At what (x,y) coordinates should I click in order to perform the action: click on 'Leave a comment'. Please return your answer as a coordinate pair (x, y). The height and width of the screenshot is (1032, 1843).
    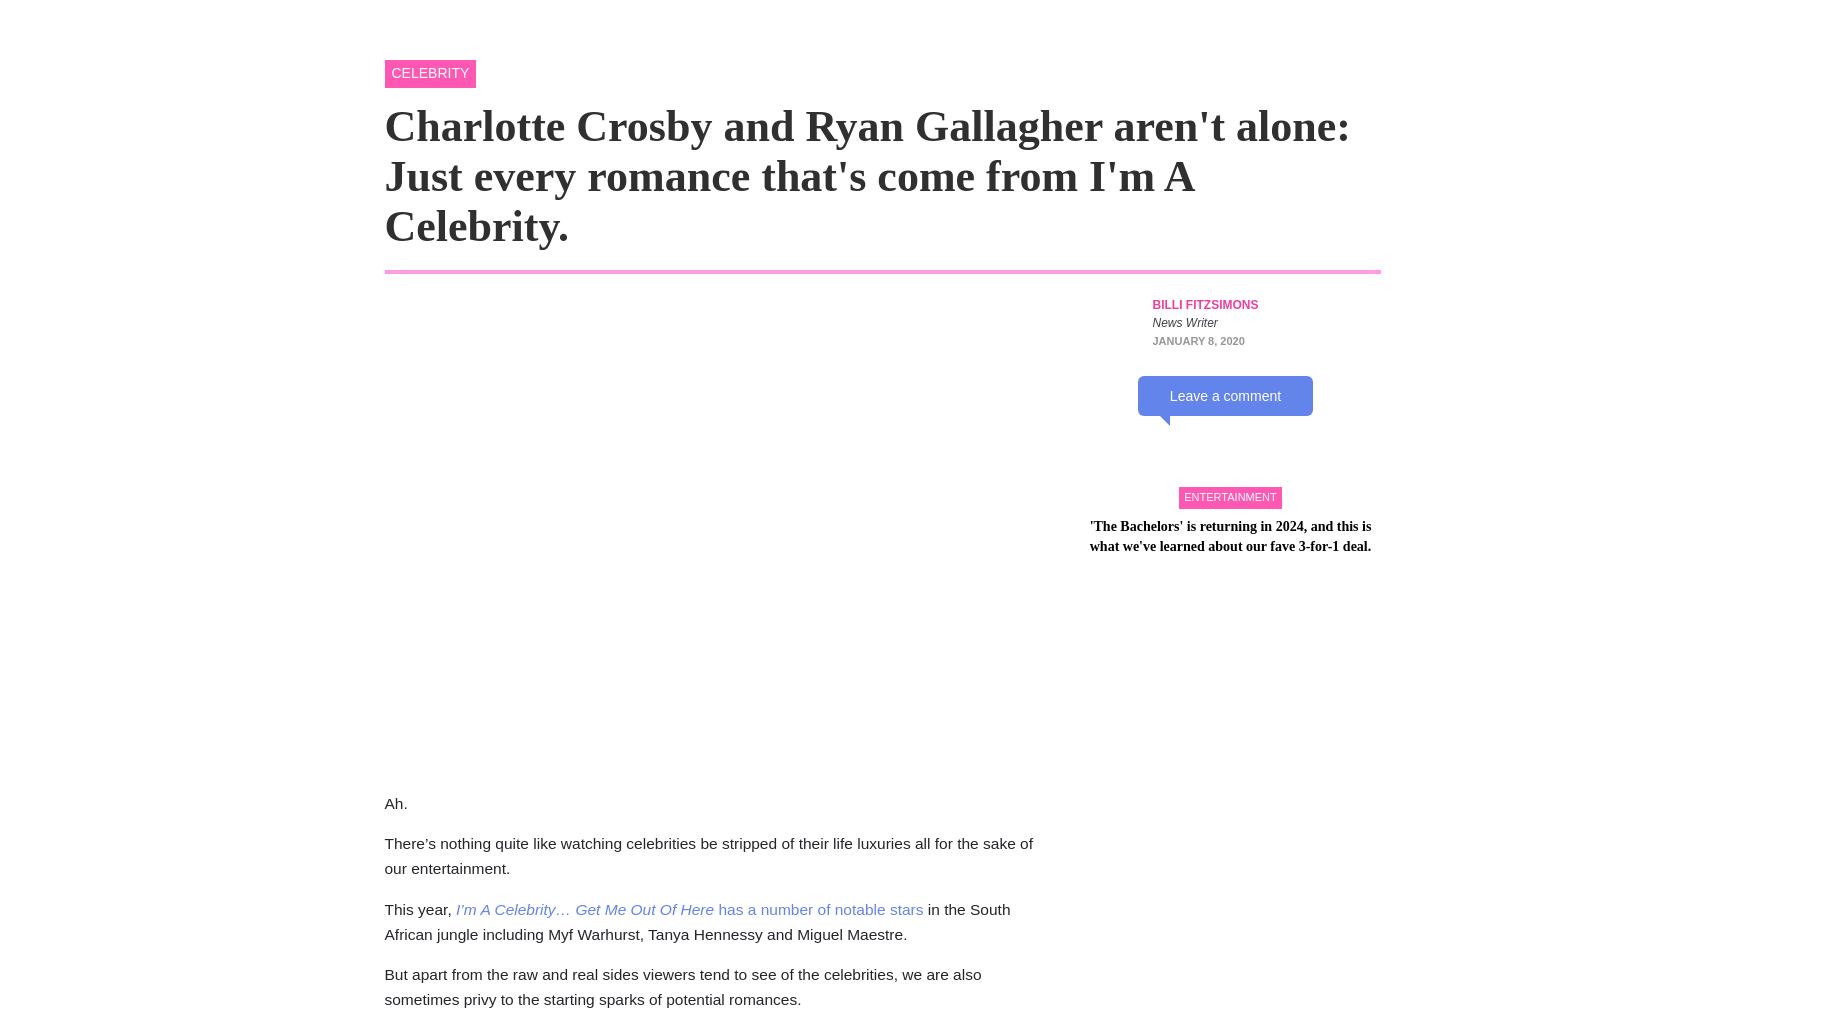
    Looking at the image, I should click on (1225, 394).